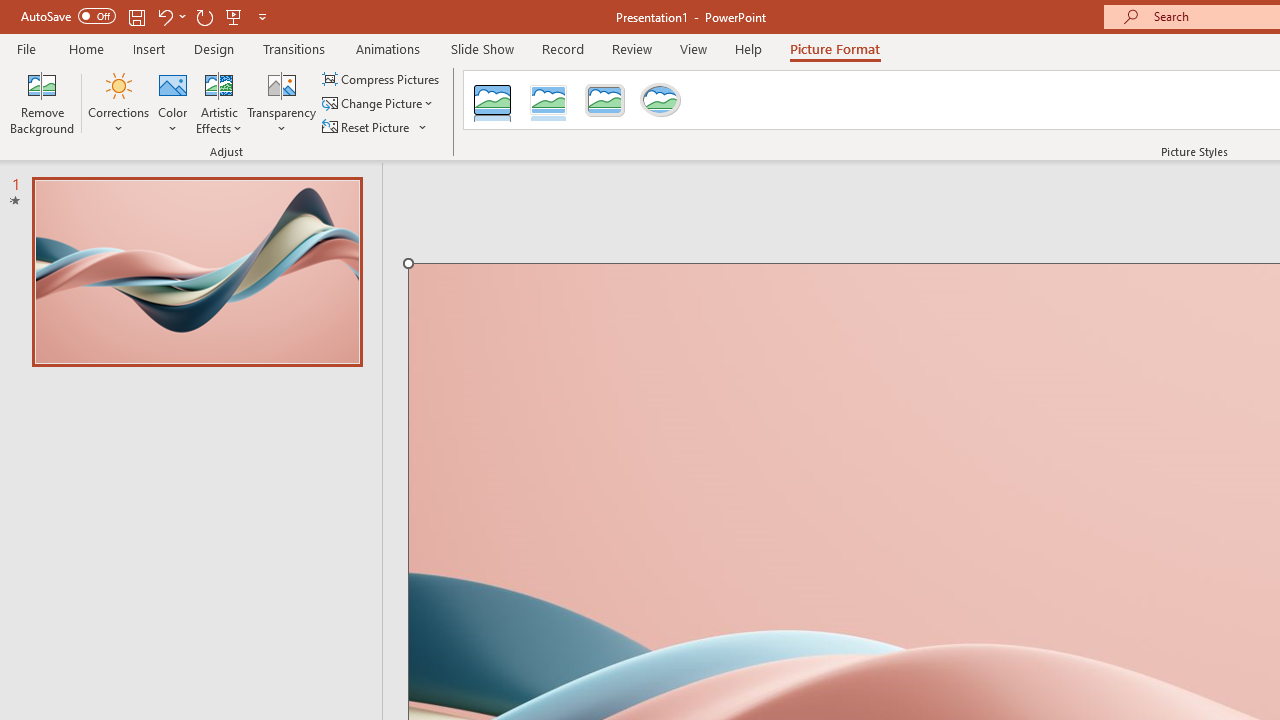 Image resolution: width=1280 pixels, height=720 pixels. Describe the element at coordinates (379, 103) in the screenshot. I see `'Change Picture'` at that location.